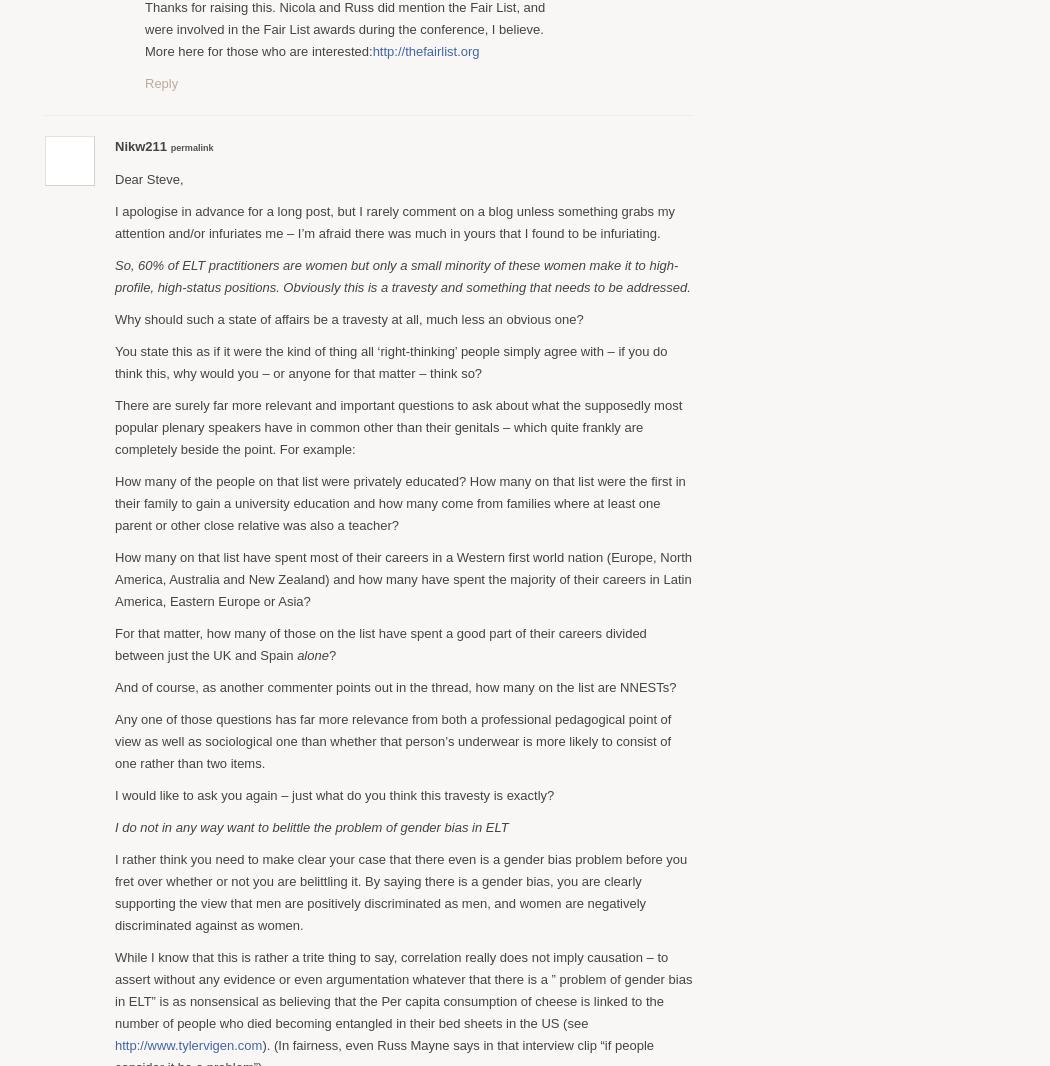 This screenshot has width=1050, height=1066. Describe the element at coordinates (393, 739) in the screenshot. I see `'Any one of those questions has far more relevance from both a professional pedagogical point of view as well as sociological one than whether that person’s underwear is more likely to consist of one rather than two items.'` at that location.